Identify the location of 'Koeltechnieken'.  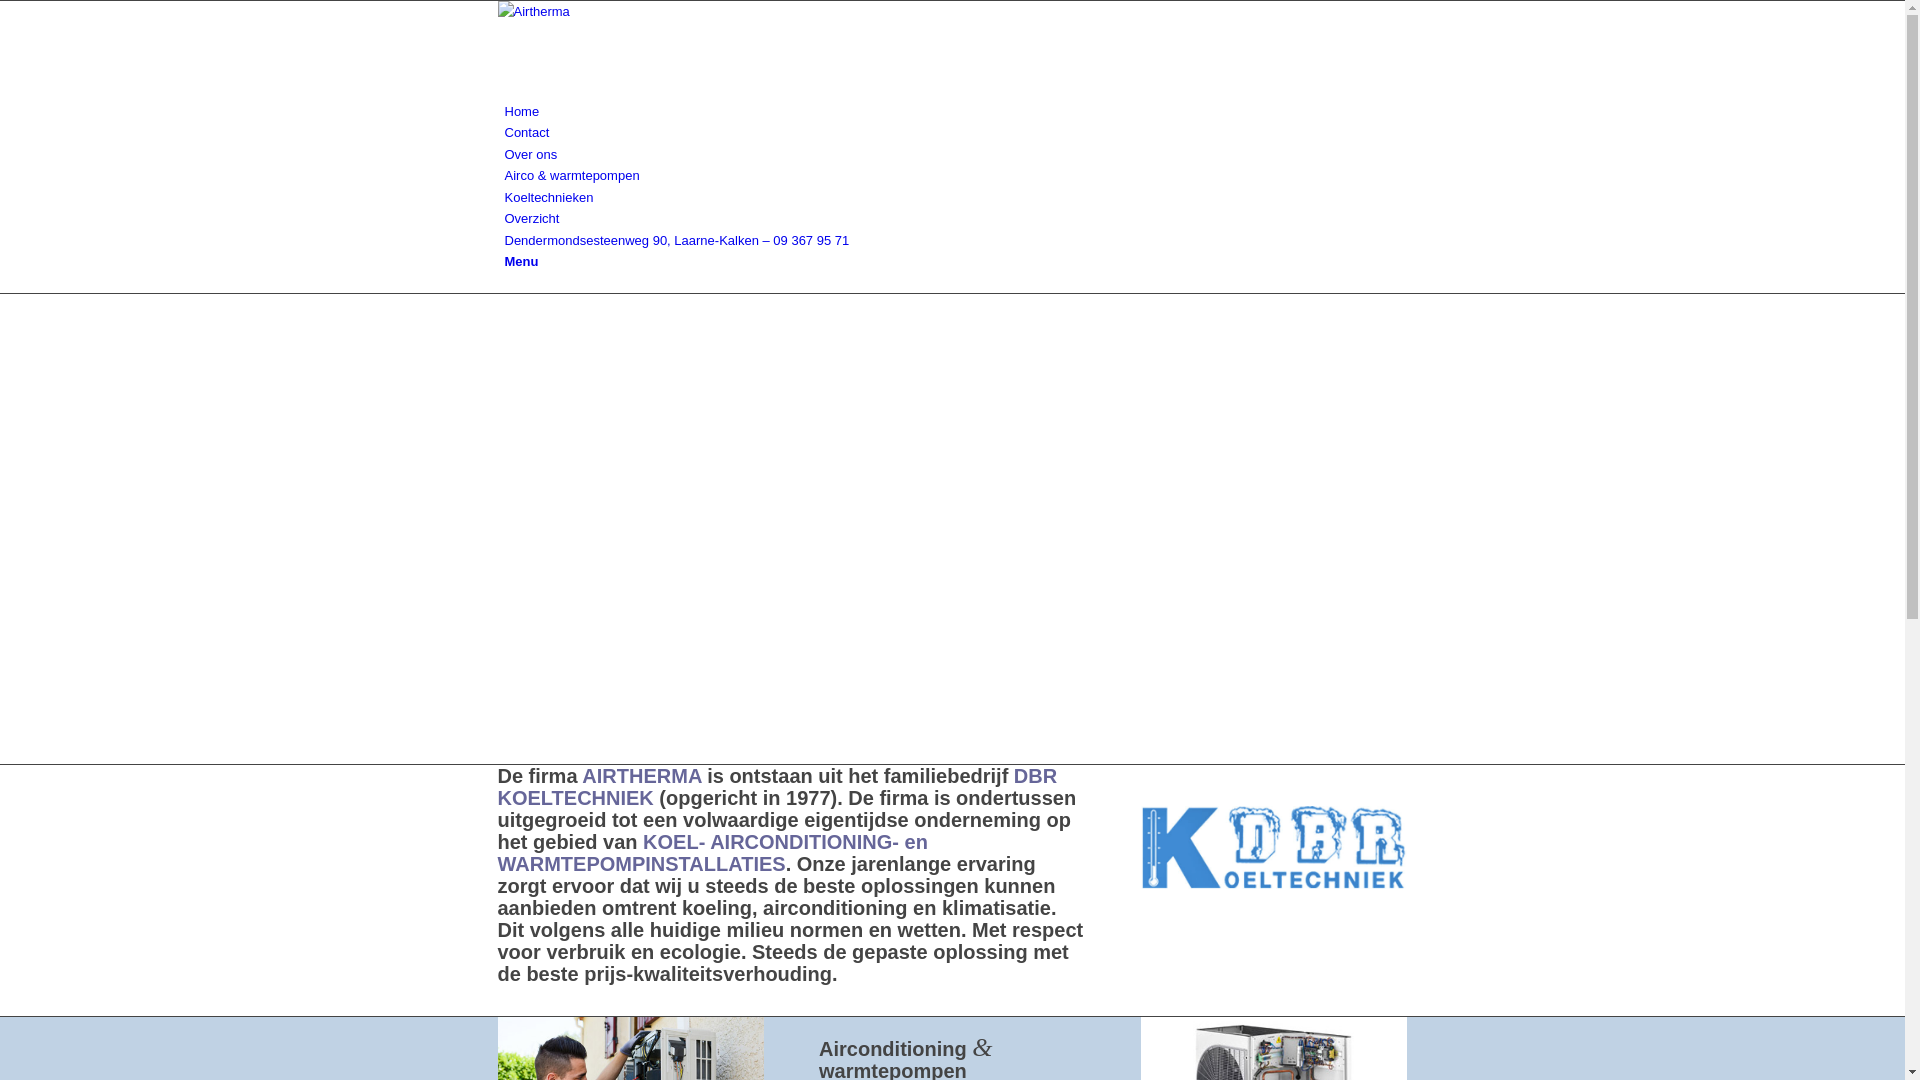
(548, 197).